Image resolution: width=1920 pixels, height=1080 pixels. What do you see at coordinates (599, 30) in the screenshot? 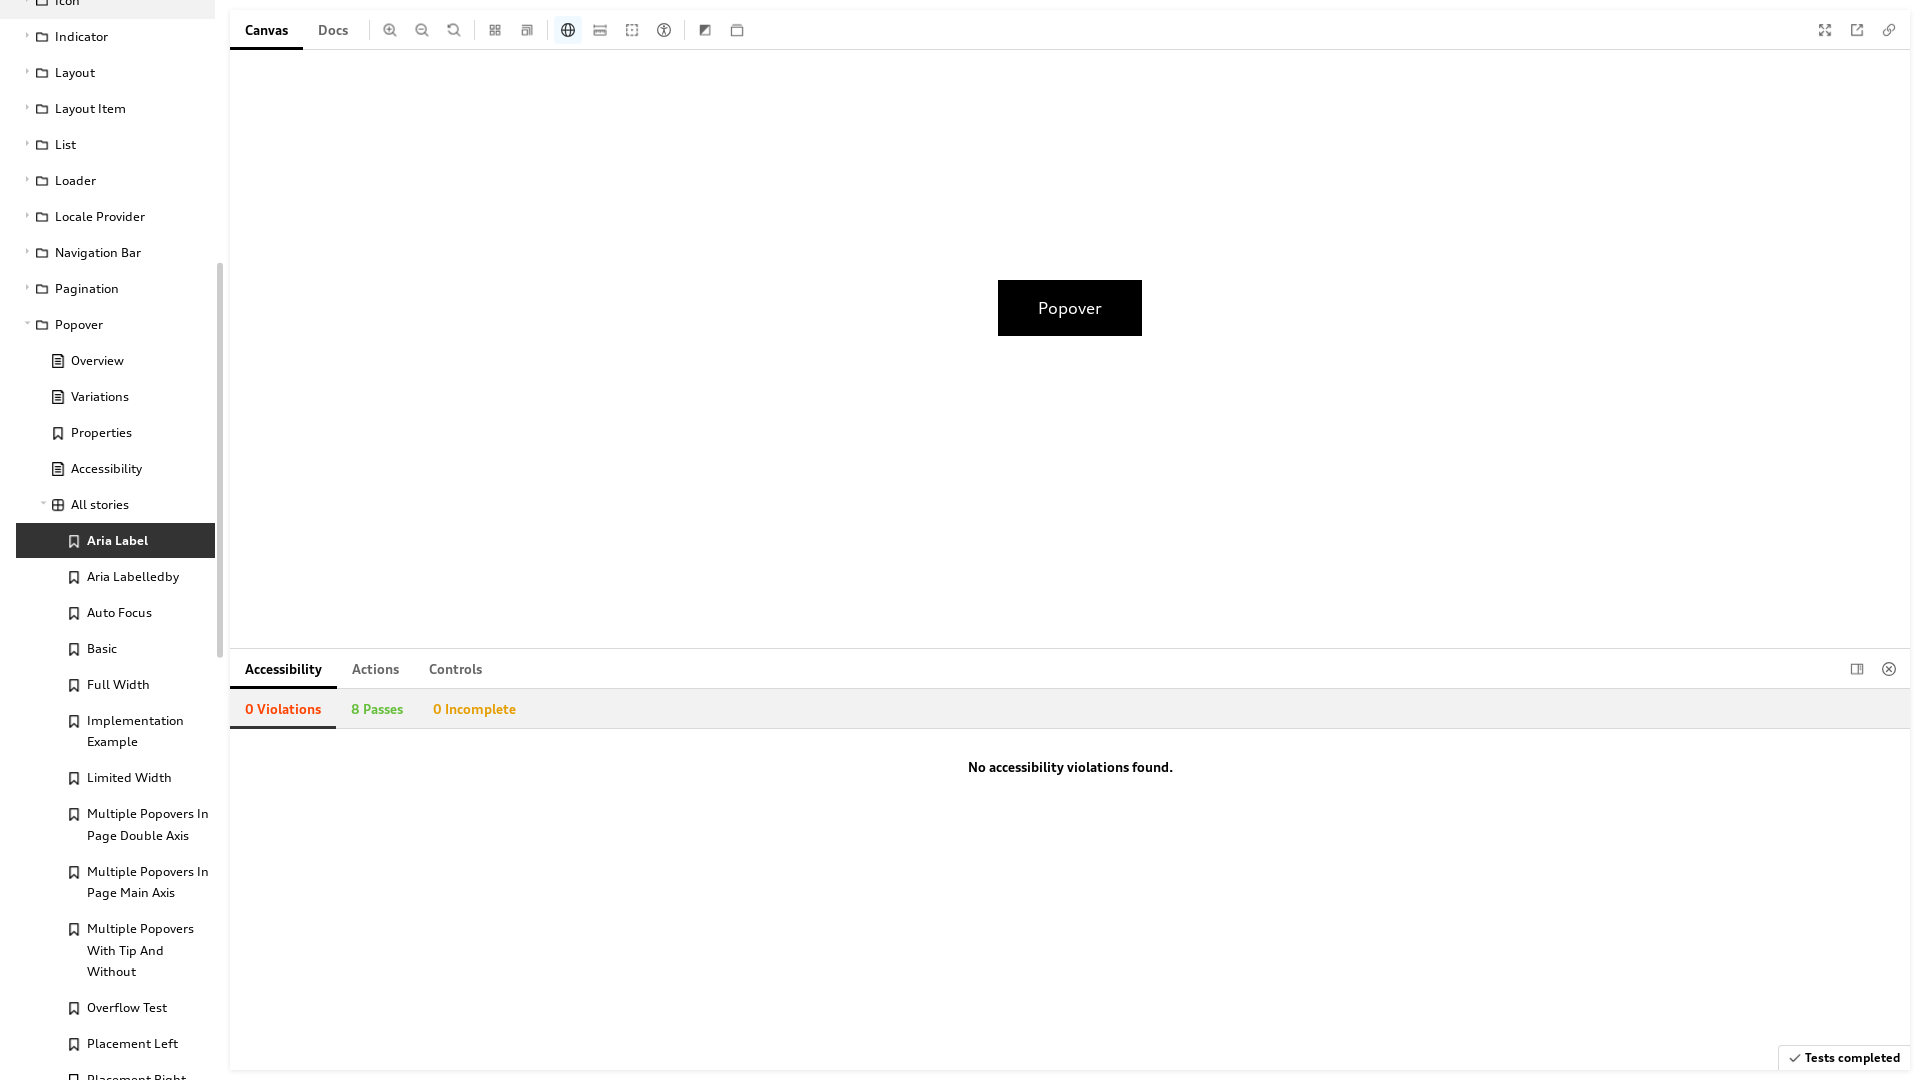
I see `'Enable measure'` at bounding box center [599, 30].